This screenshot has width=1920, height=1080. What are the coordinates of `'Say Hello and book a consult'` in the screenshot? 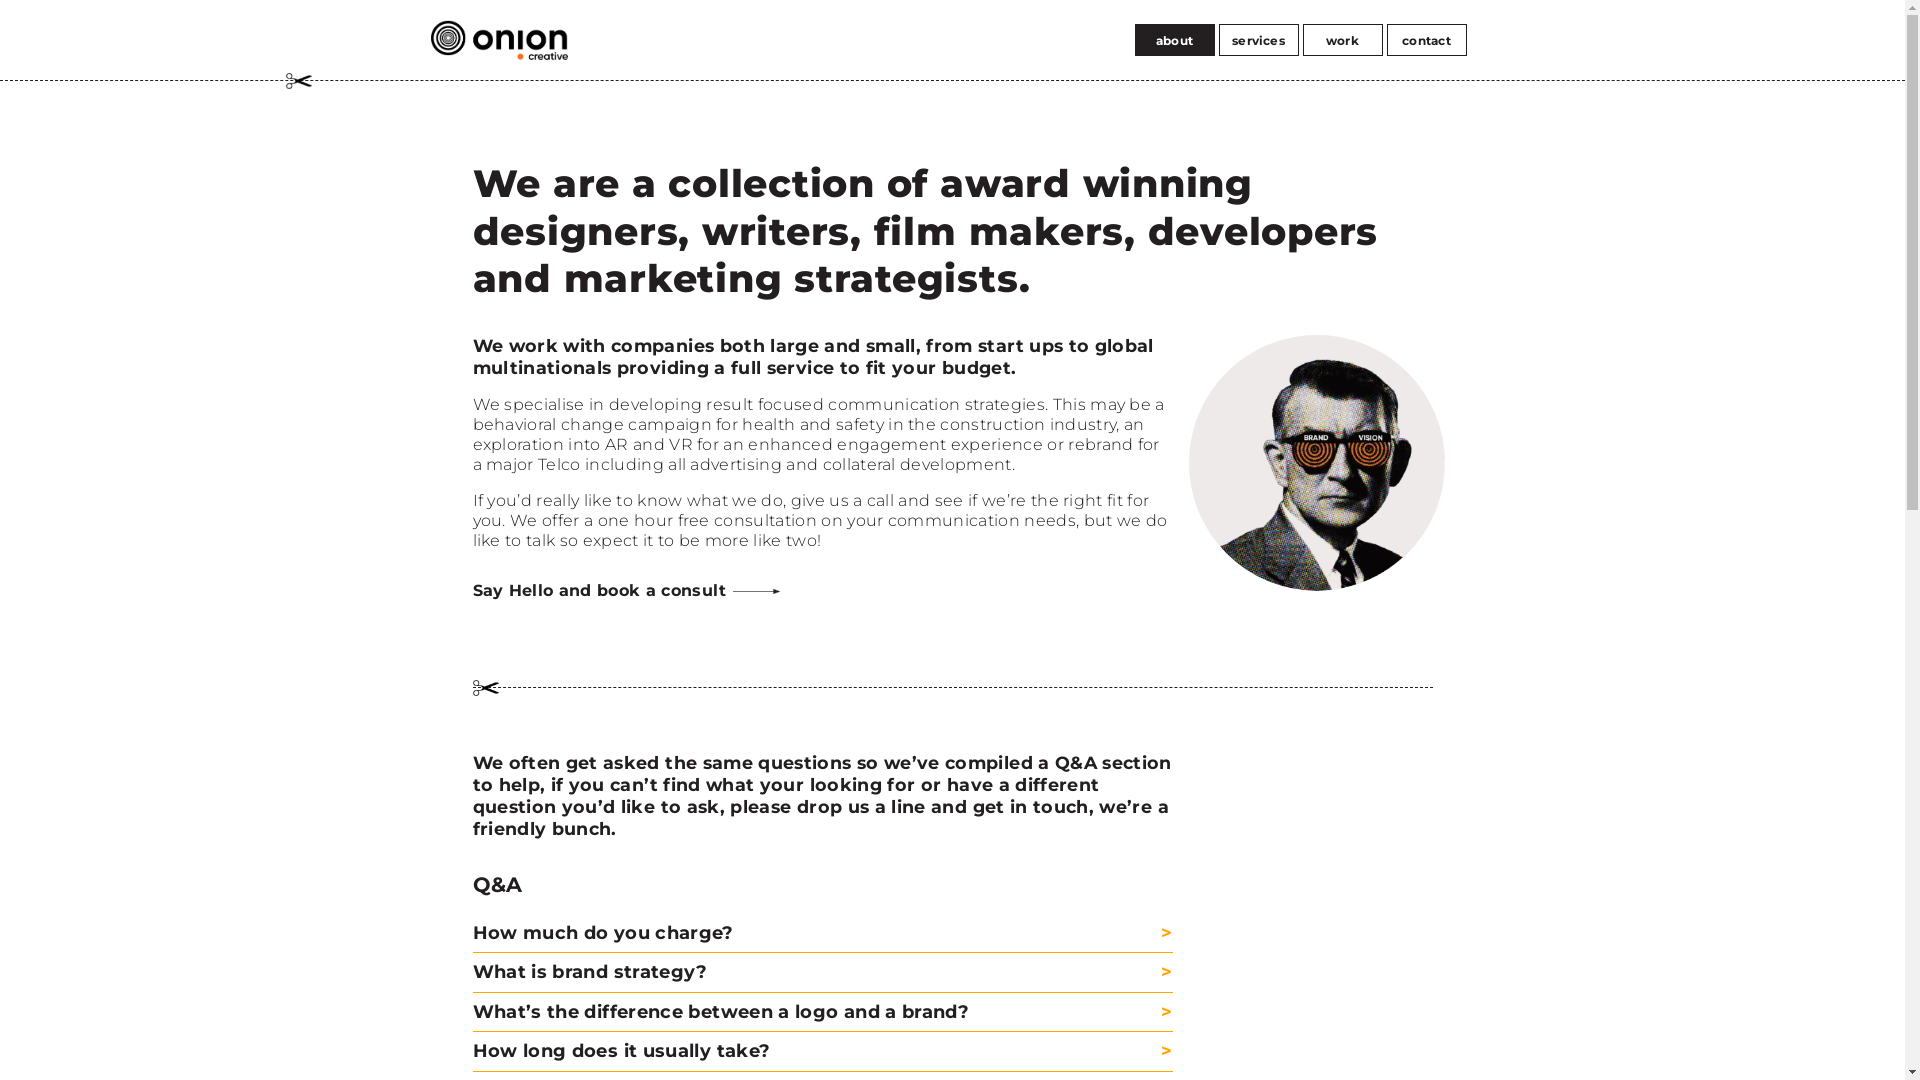 It's located at (624, 589).